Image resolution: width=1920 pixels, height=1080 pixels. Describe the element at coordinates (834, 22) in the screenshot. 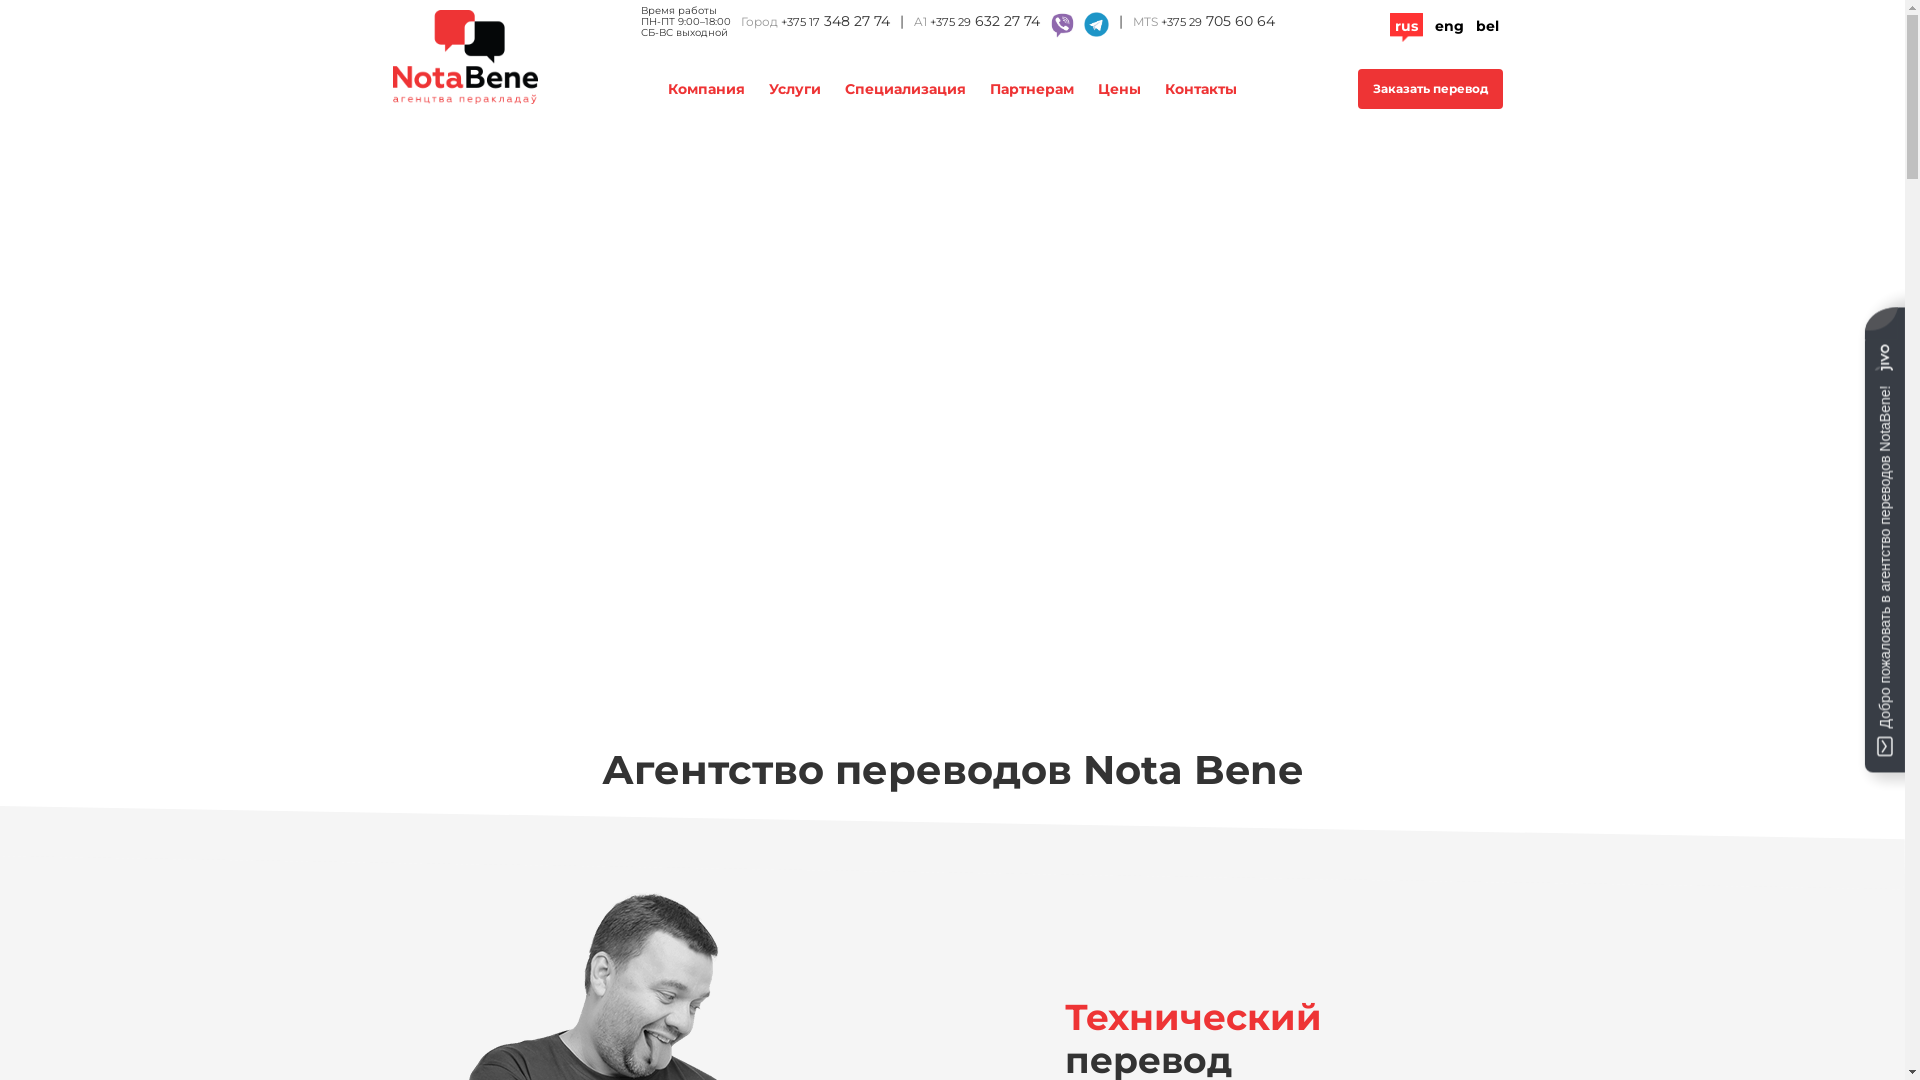

I see `'+375 17 348 27 74'` at that location.